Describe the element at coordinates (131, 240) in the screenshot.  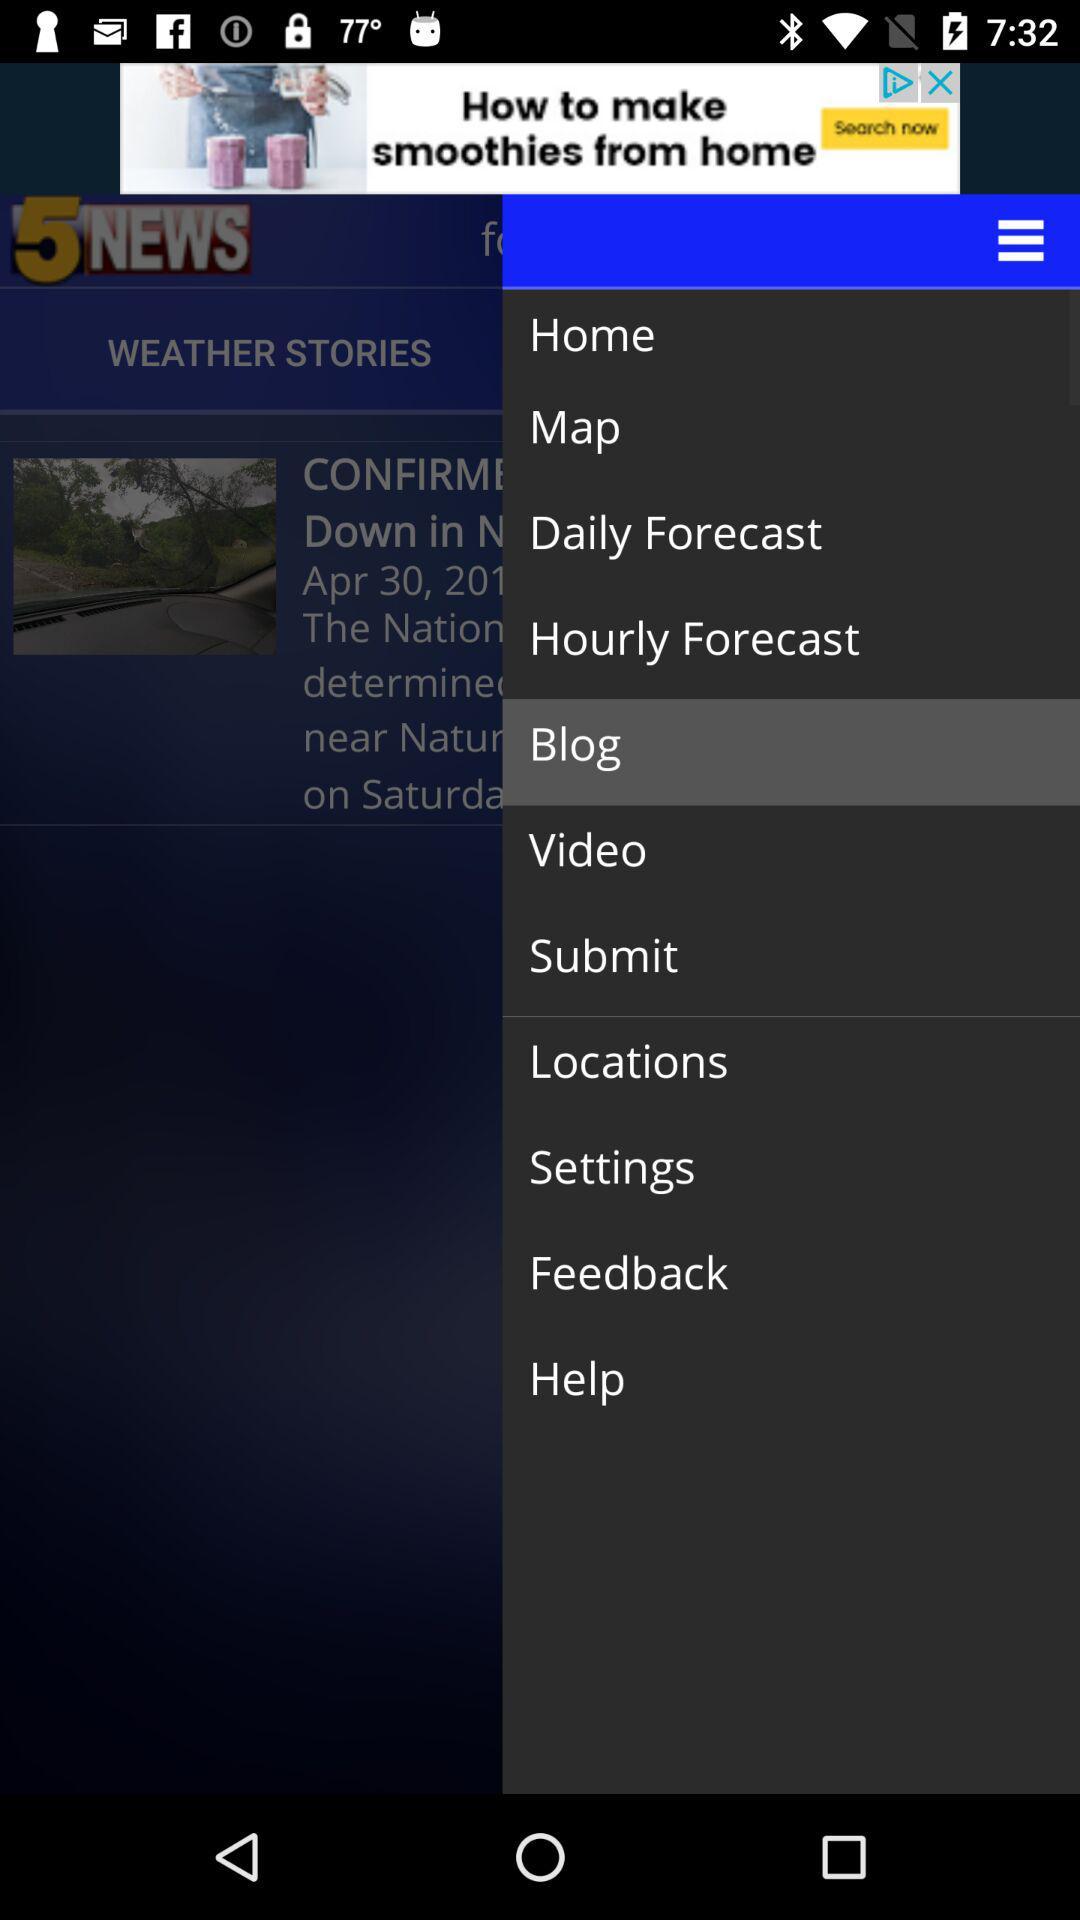
I see `the date_range icon` at that location.